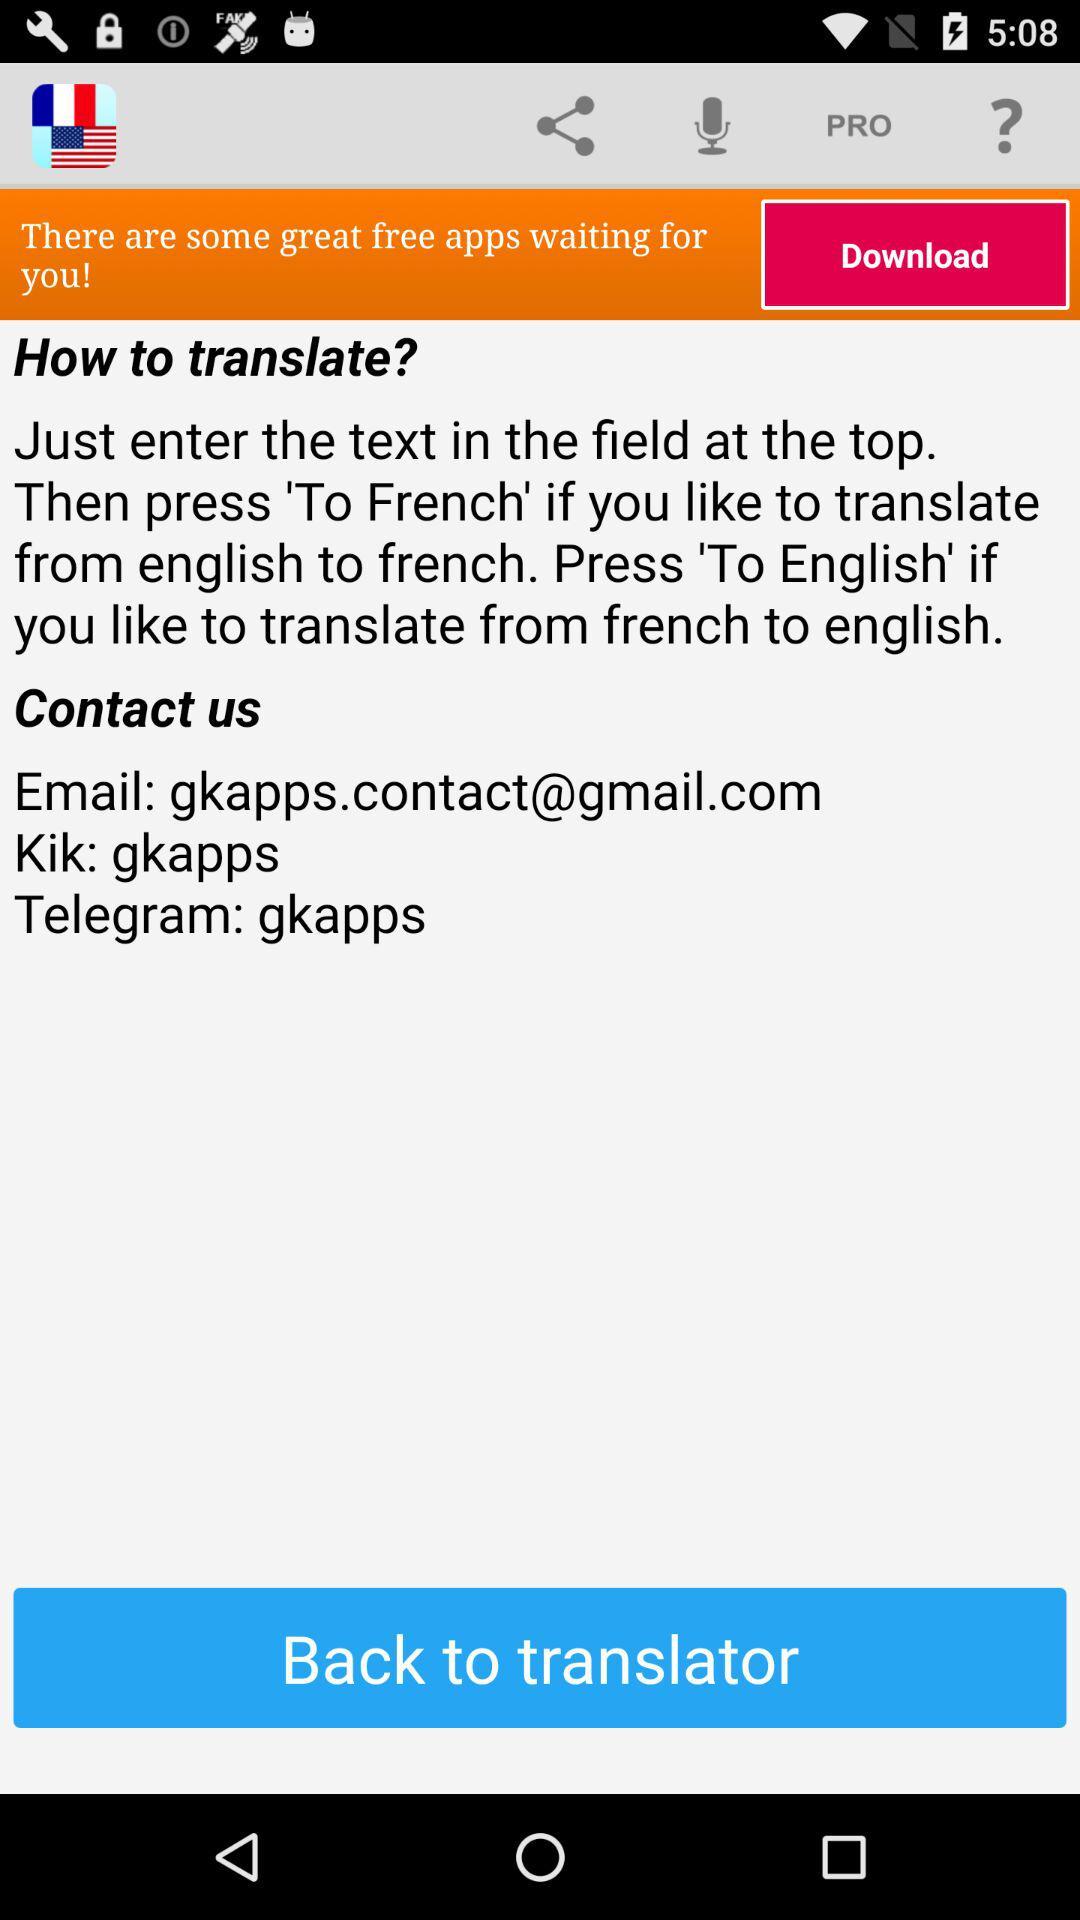  What do you see at coordinates (540, 530) in the screenshot?
I see `icon below how to translate? icon` at bounding box center [540, 530].